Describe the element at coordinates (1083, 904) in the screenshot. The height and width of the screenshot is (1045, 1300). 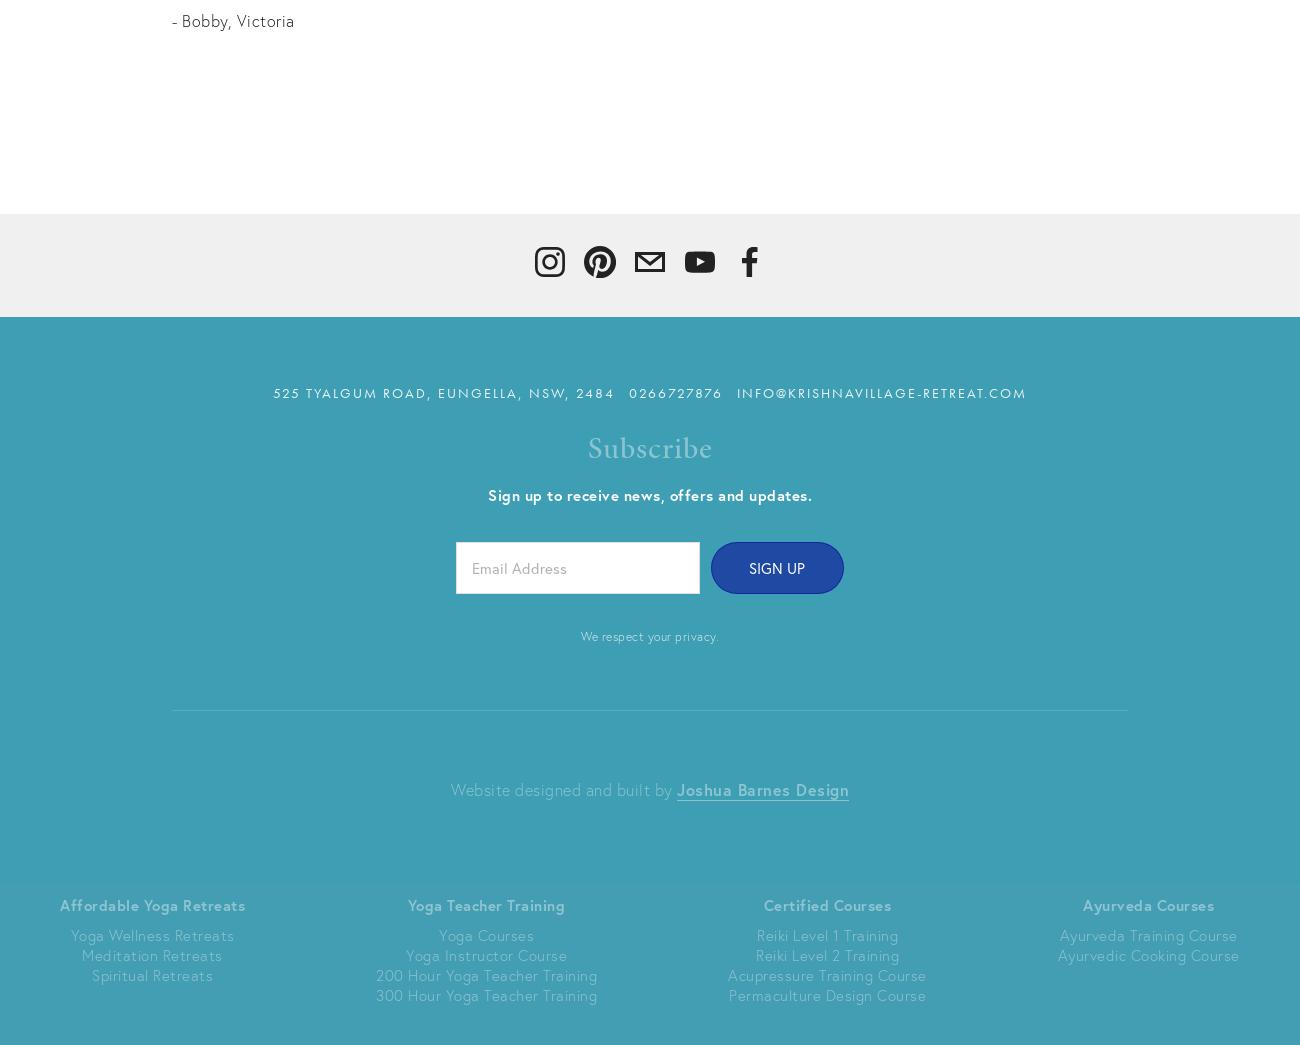
I see `'Ayurveda Courses'` at that location.